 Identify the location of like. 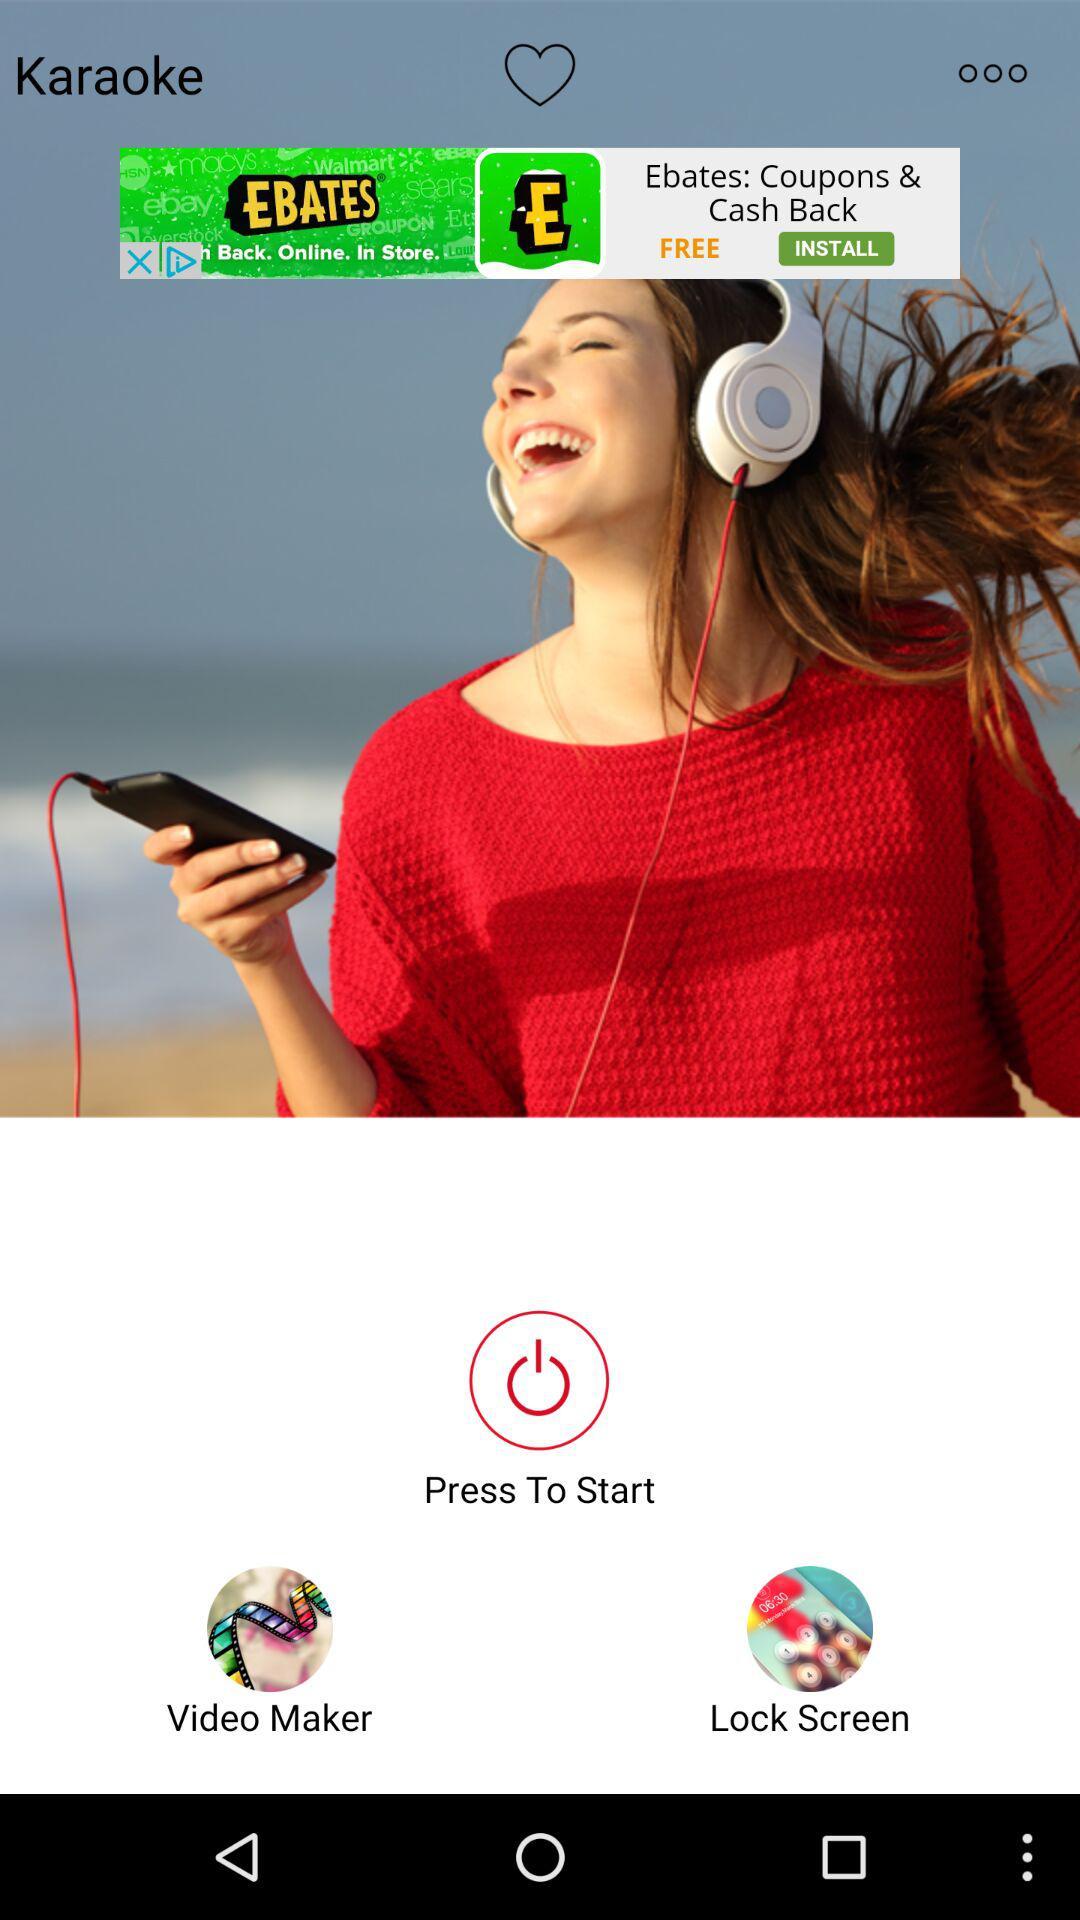
(540, 73).